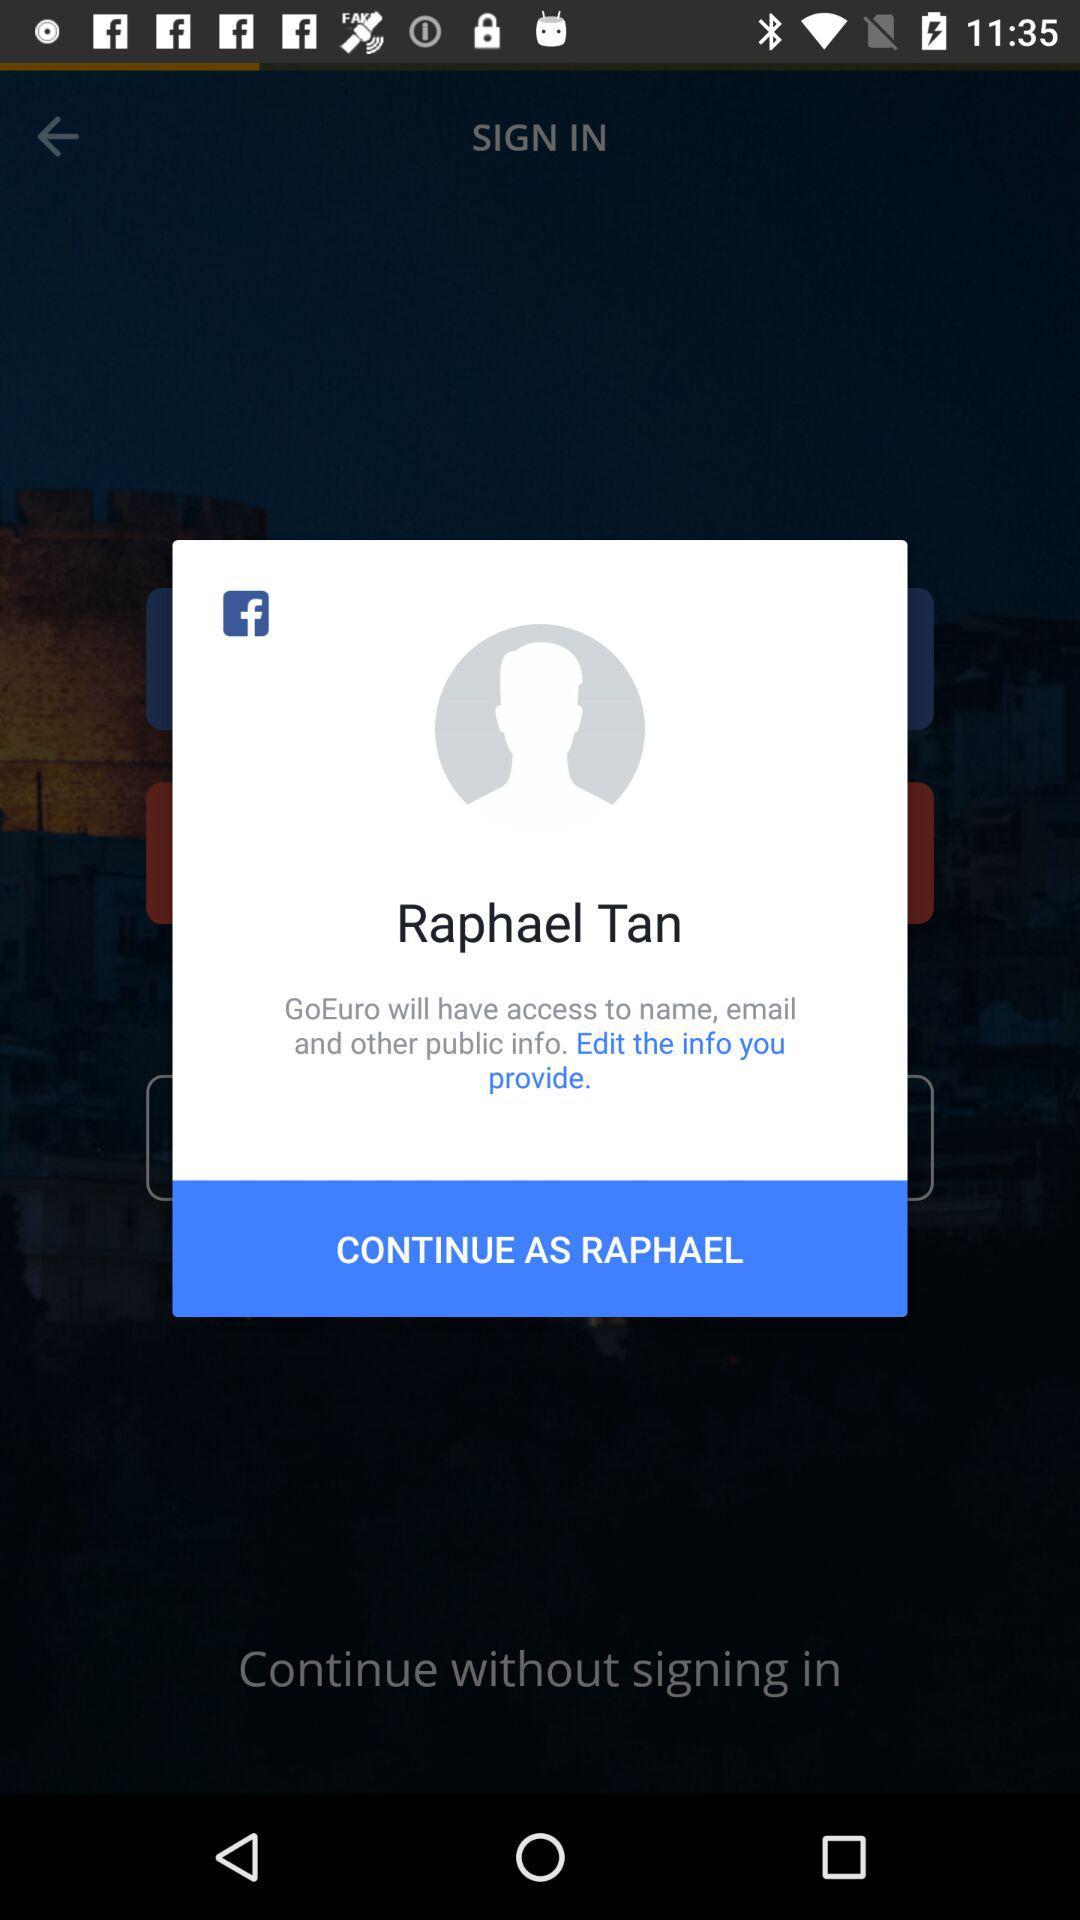  I want to click on the goeuro will have icon, so click(540, 1041).